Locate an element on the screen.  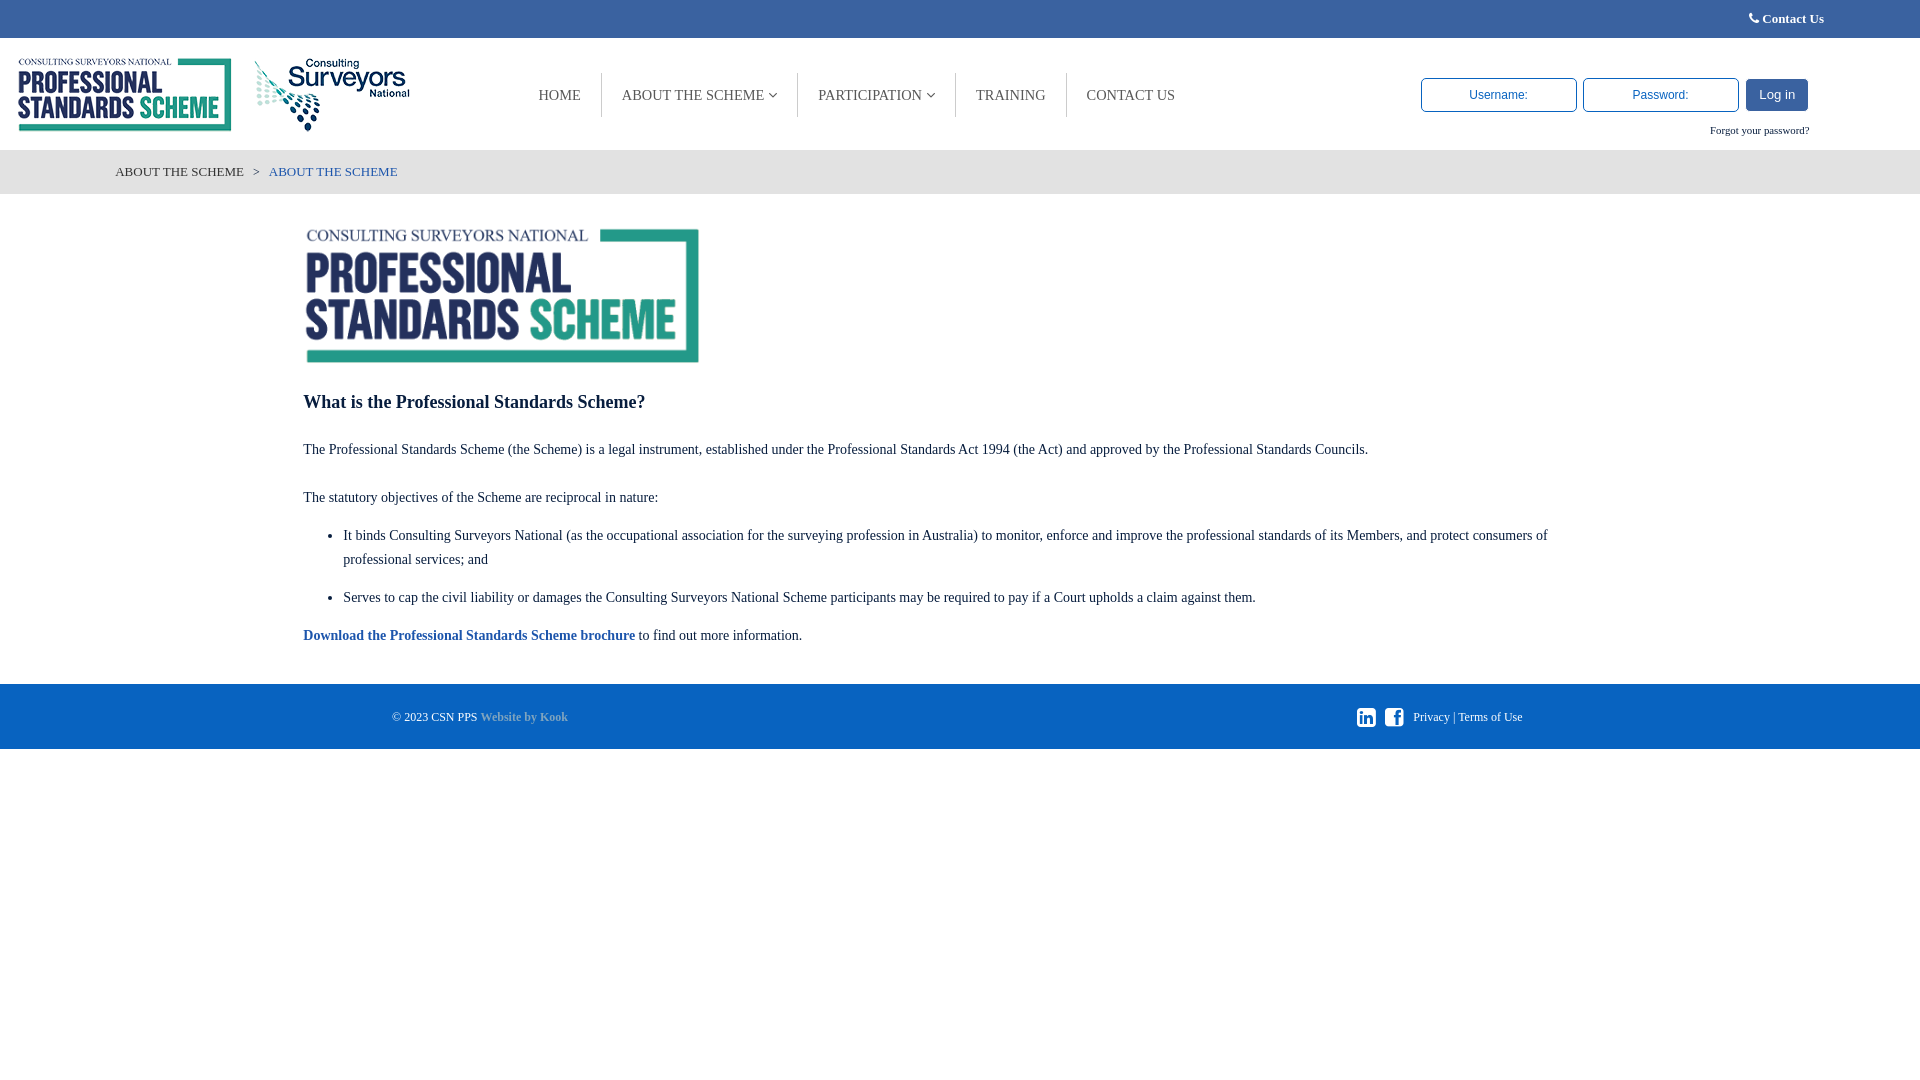
'PARTICIPATION' is located at coordinates (877, 95).